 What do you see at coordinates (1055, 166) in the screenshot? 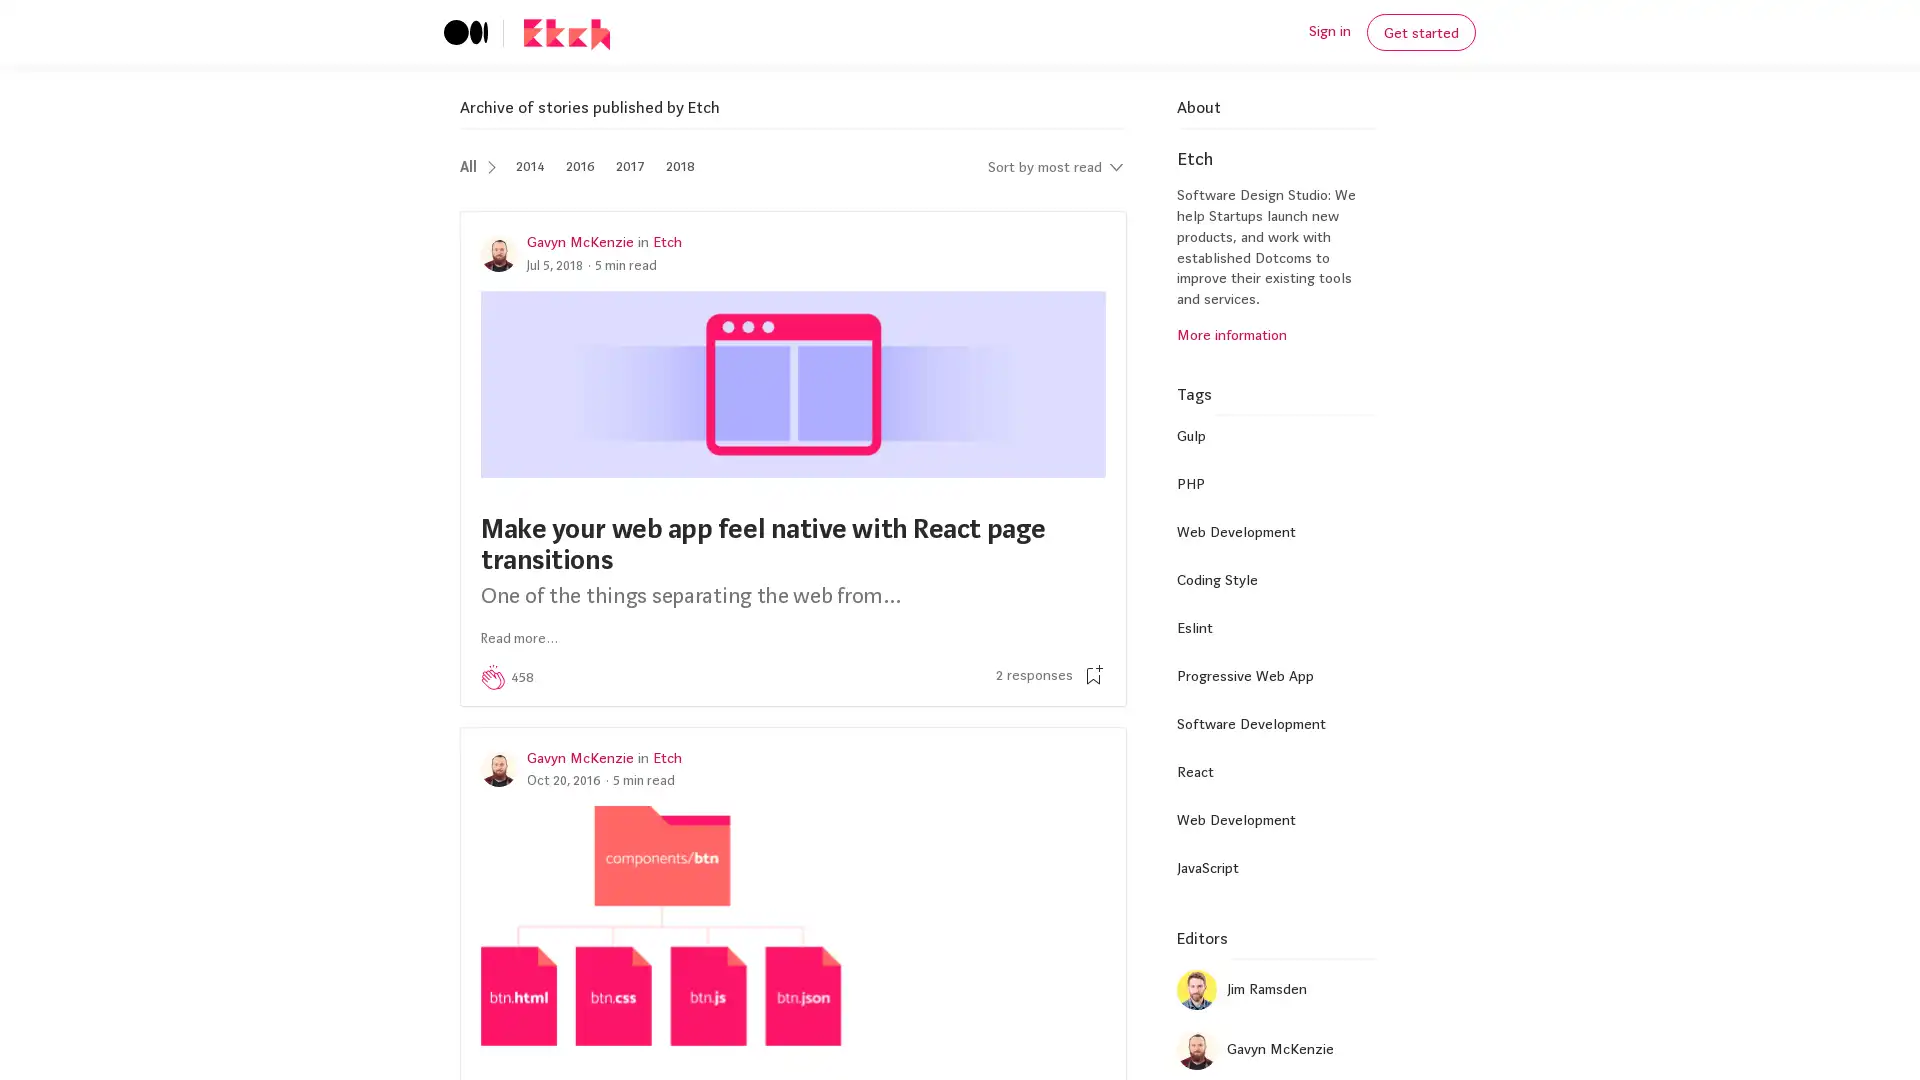
I see `Sort by most read` at bounding box center [1055, 166].